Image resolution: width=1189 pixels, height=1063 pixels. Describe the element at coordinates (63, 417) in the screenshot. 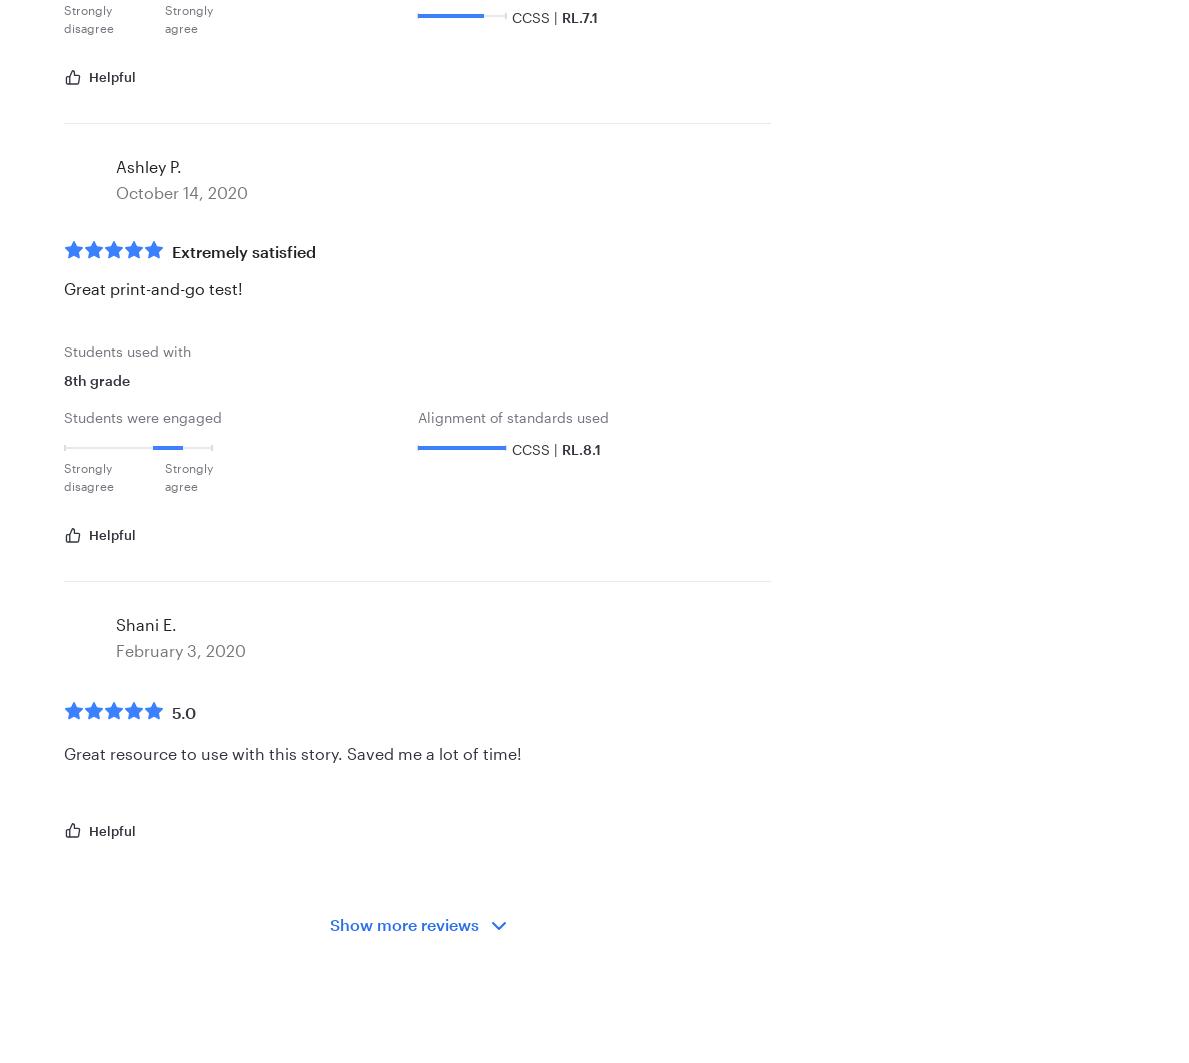

I see `'Students were engaged'` at that location.